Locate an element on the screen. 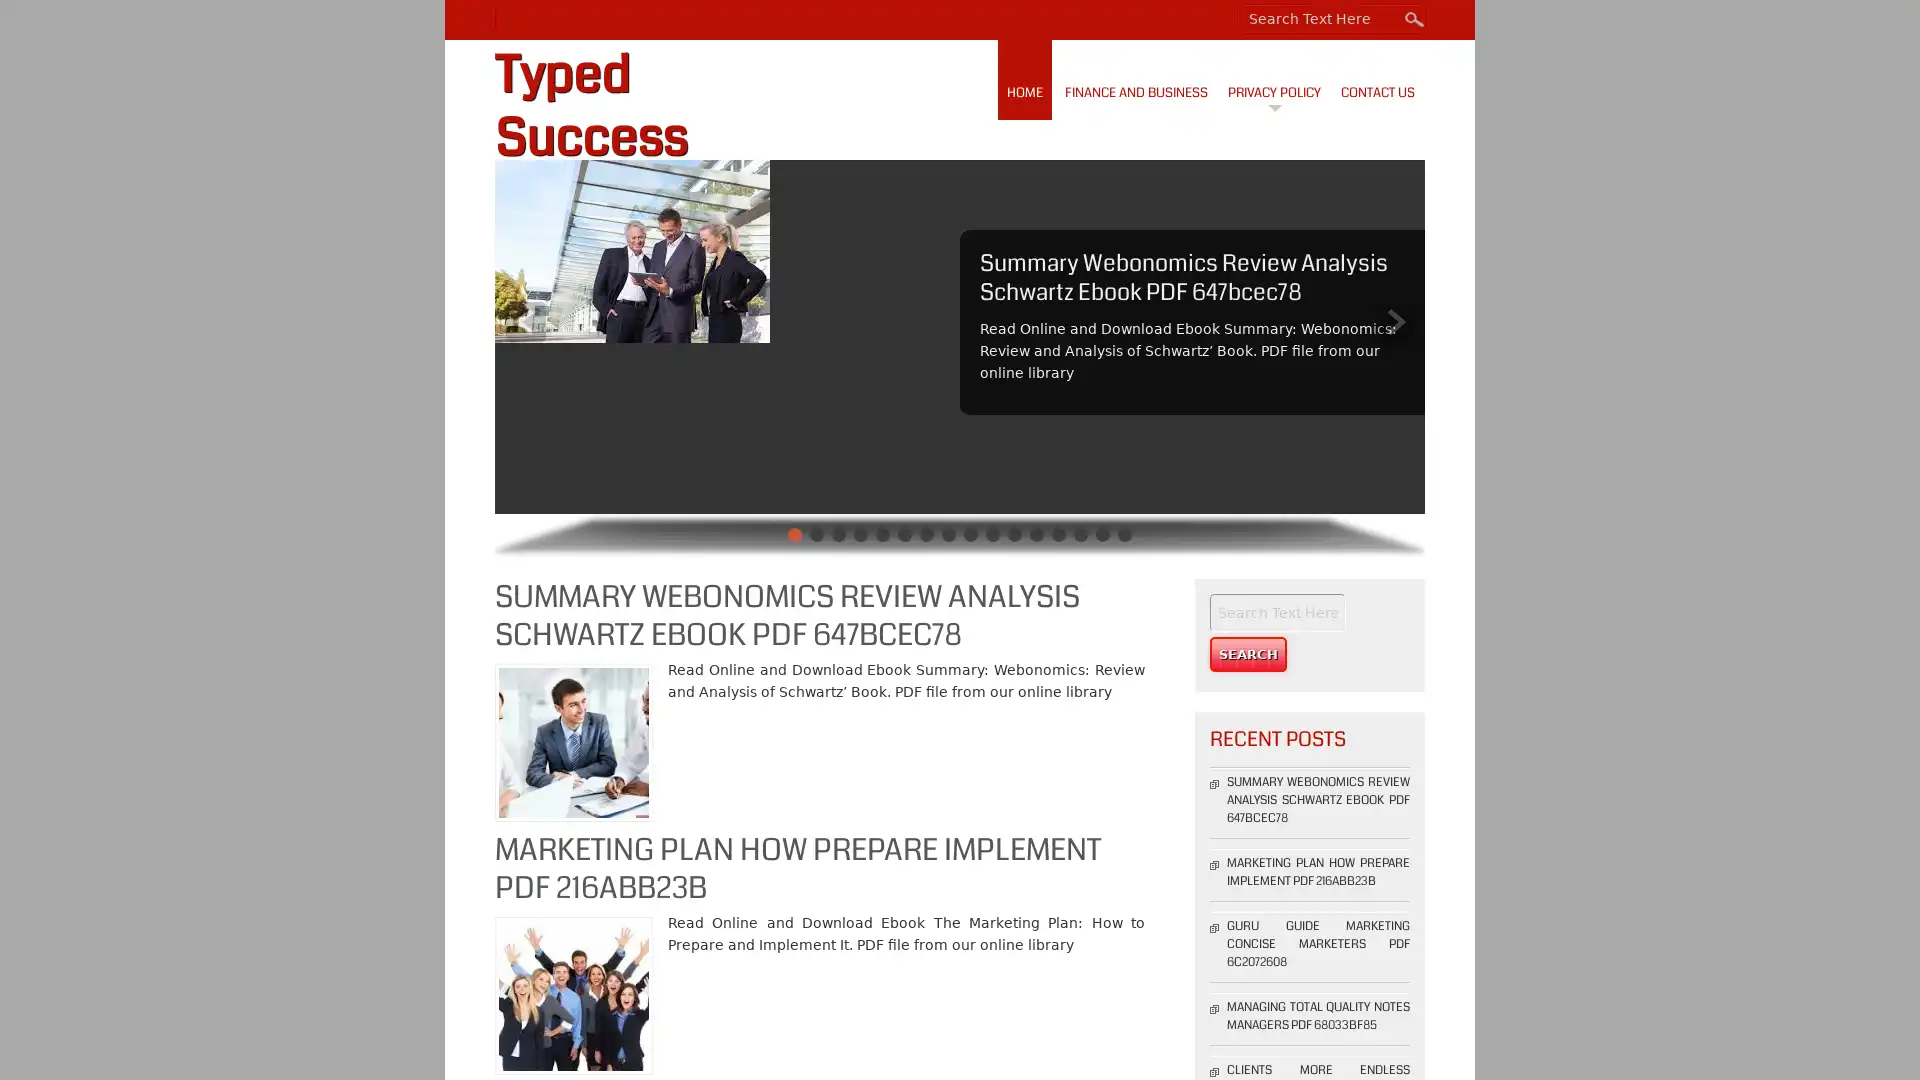  Search is located at coordinates (1247, 654).